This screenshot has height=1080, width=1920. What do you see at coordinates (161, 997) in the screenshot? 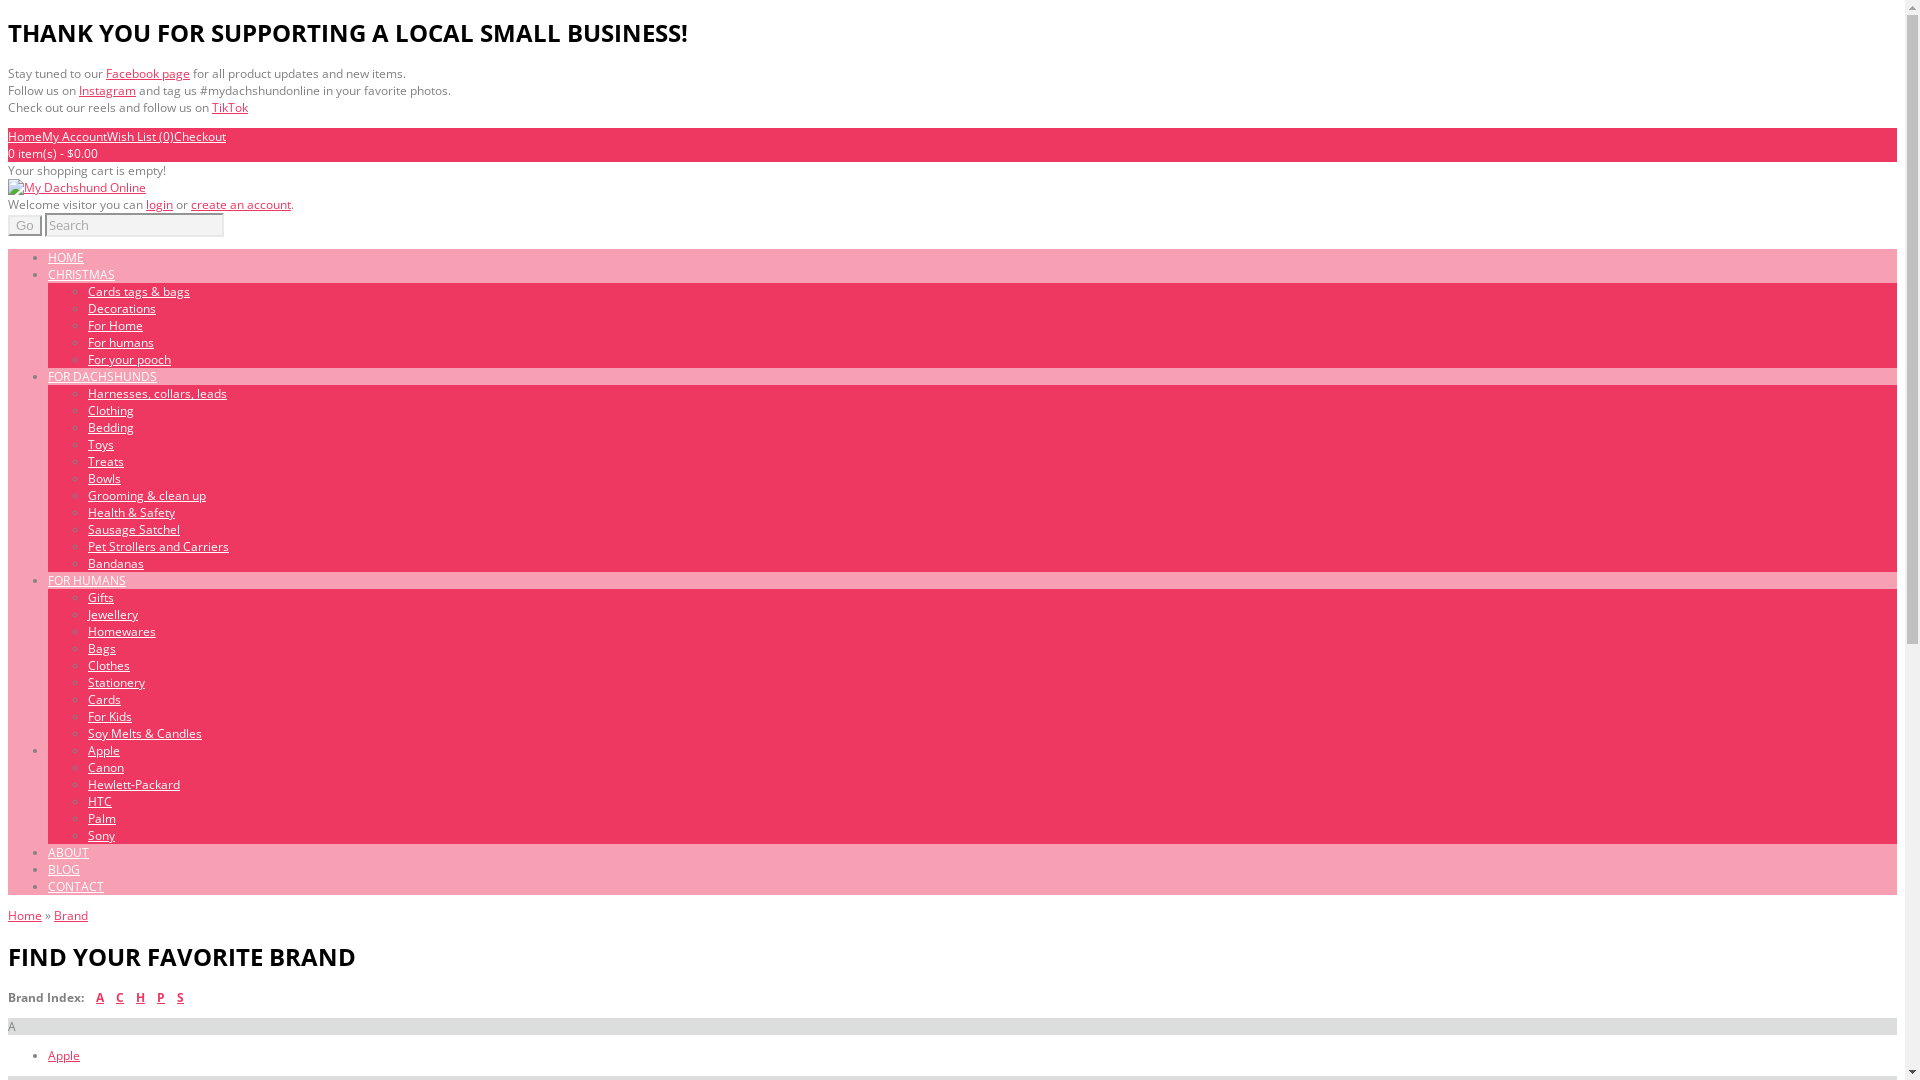
I see `'P'` at bounding box center [161, 997].